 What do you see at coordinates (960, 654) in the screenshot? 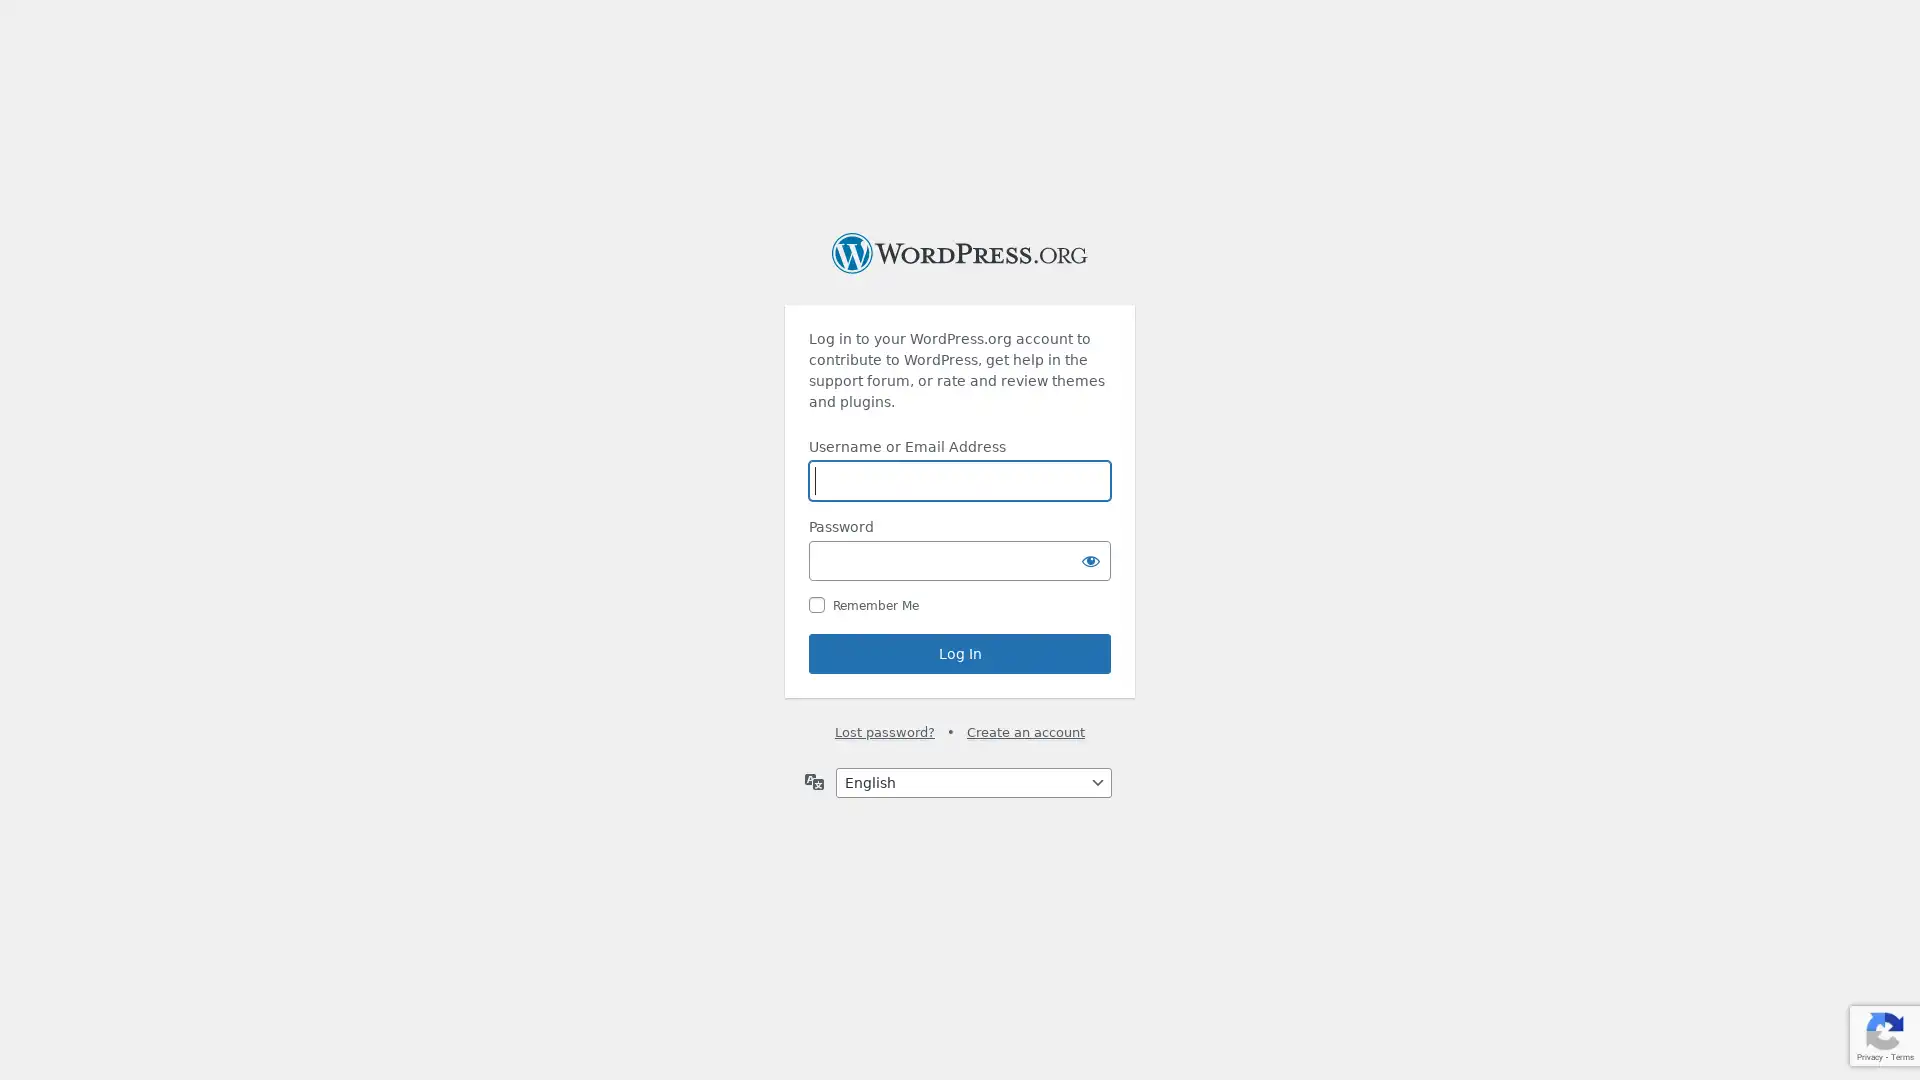
I see `Log In` at bounding box center [960, 654].